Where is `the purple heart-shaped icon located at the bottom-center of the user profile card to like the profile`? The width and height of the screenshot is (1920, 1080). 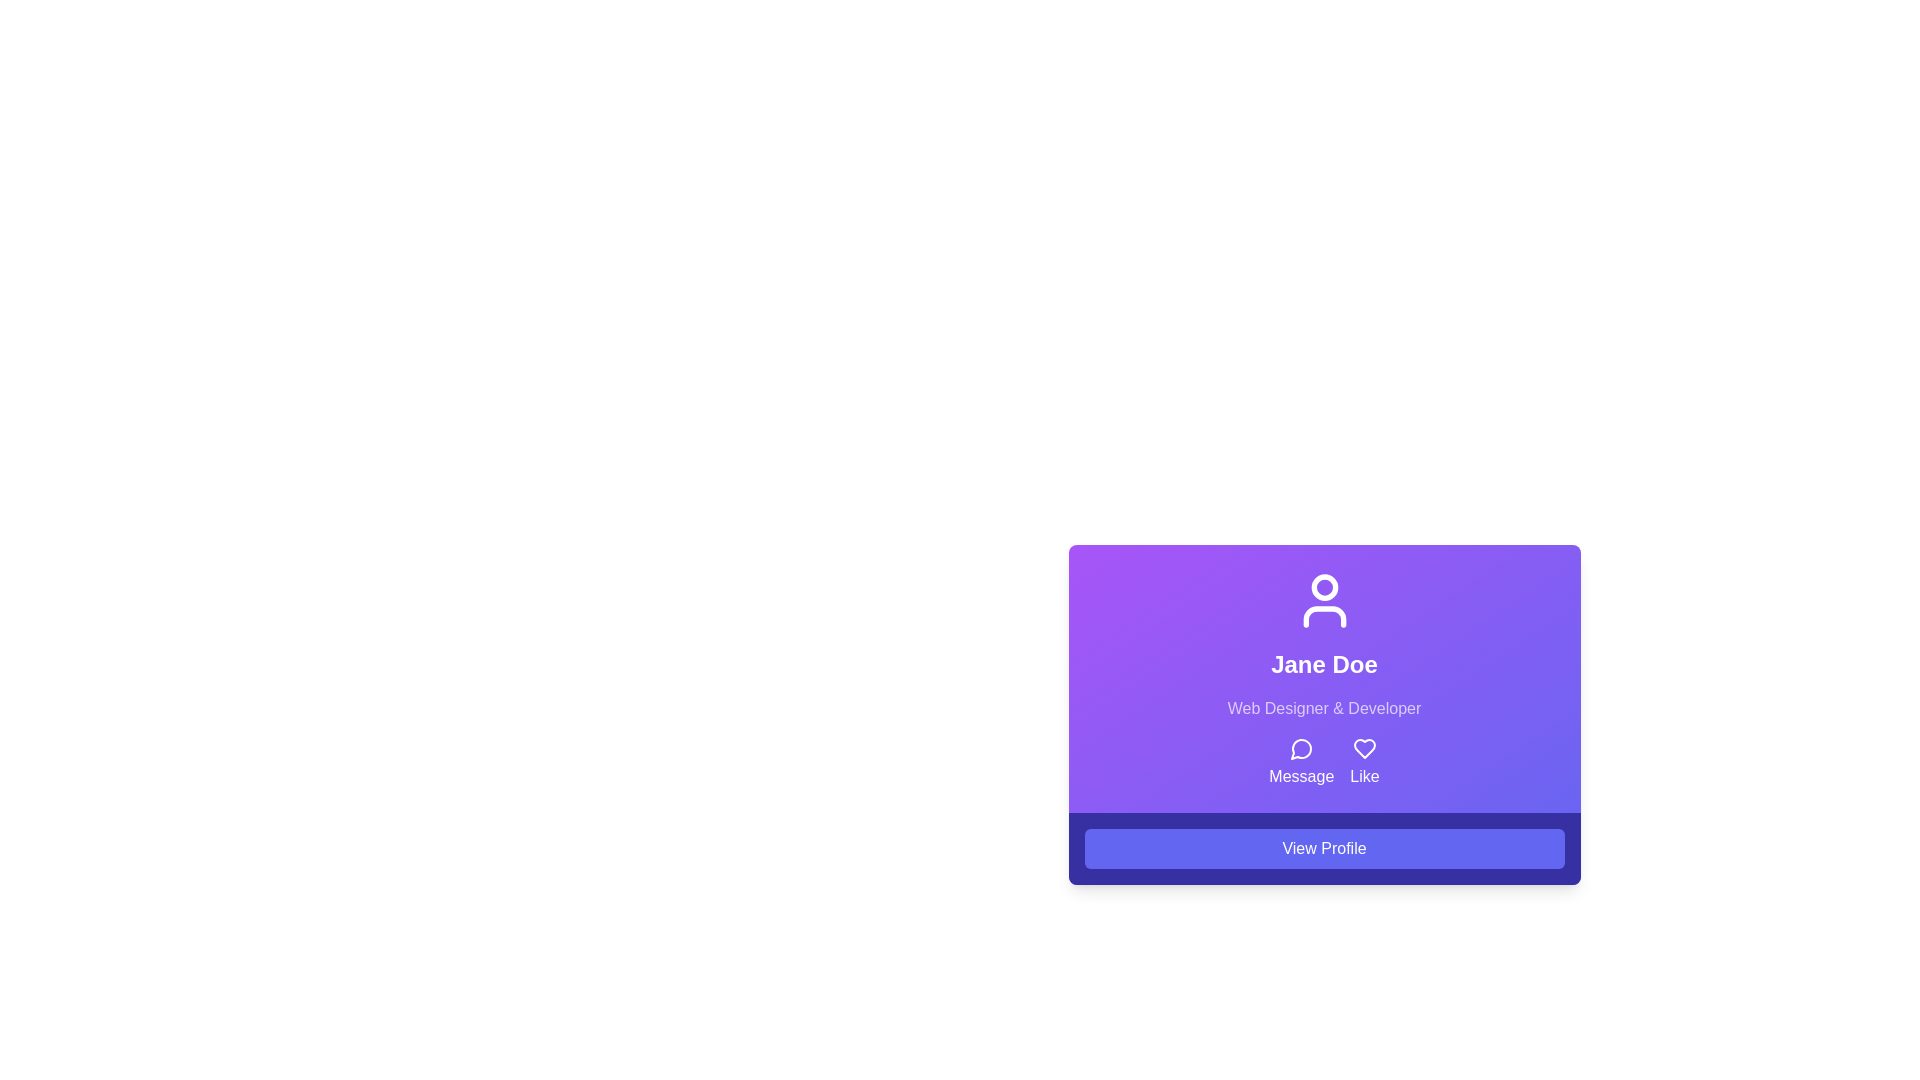 the purple heart-shaped icon located at the bottom-center of the user profile card to like the profile is located at coordinates (1363, 748).